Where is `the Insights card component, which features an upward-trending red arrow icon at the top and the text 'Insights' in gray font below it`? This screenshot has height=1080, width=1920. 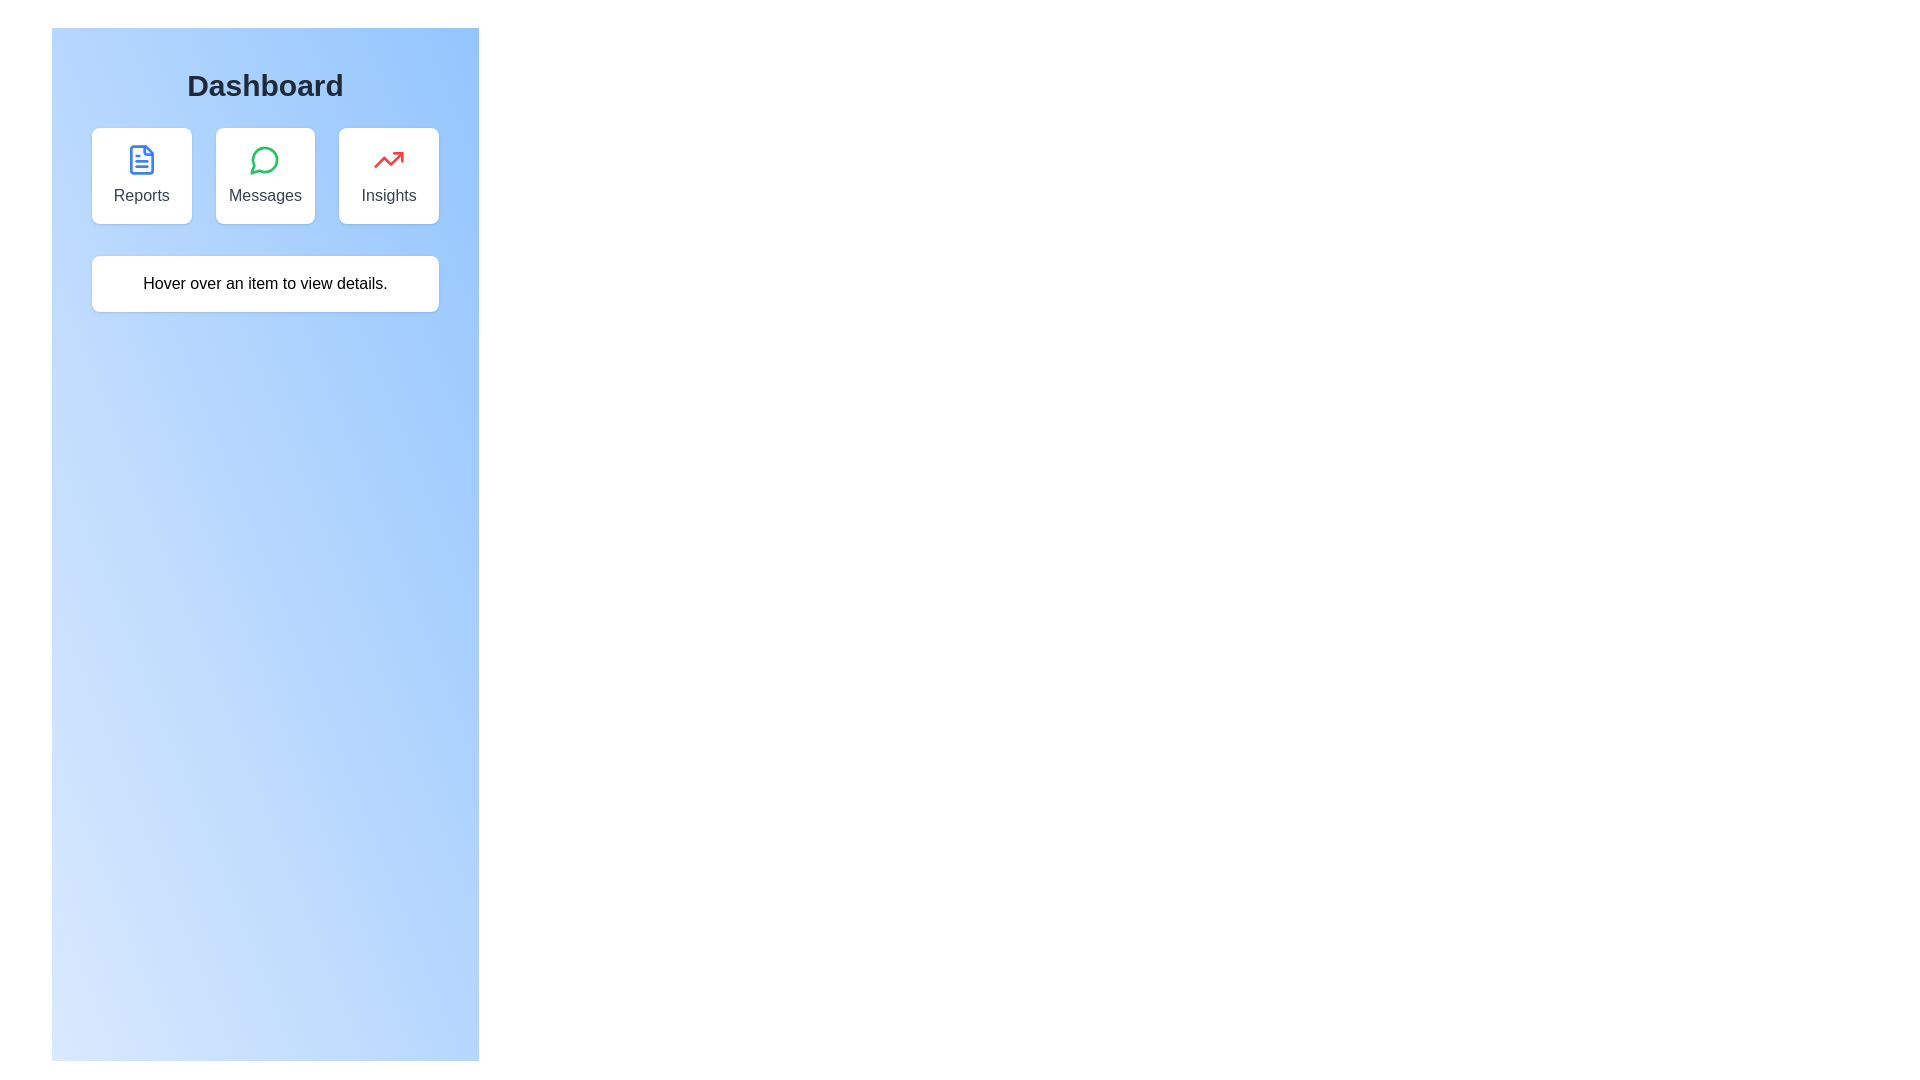
the Insights card component, which features an upward-trending red arrow icon at the top and the text 'Insights' in gray font below it is located at coordinates (389, 175).